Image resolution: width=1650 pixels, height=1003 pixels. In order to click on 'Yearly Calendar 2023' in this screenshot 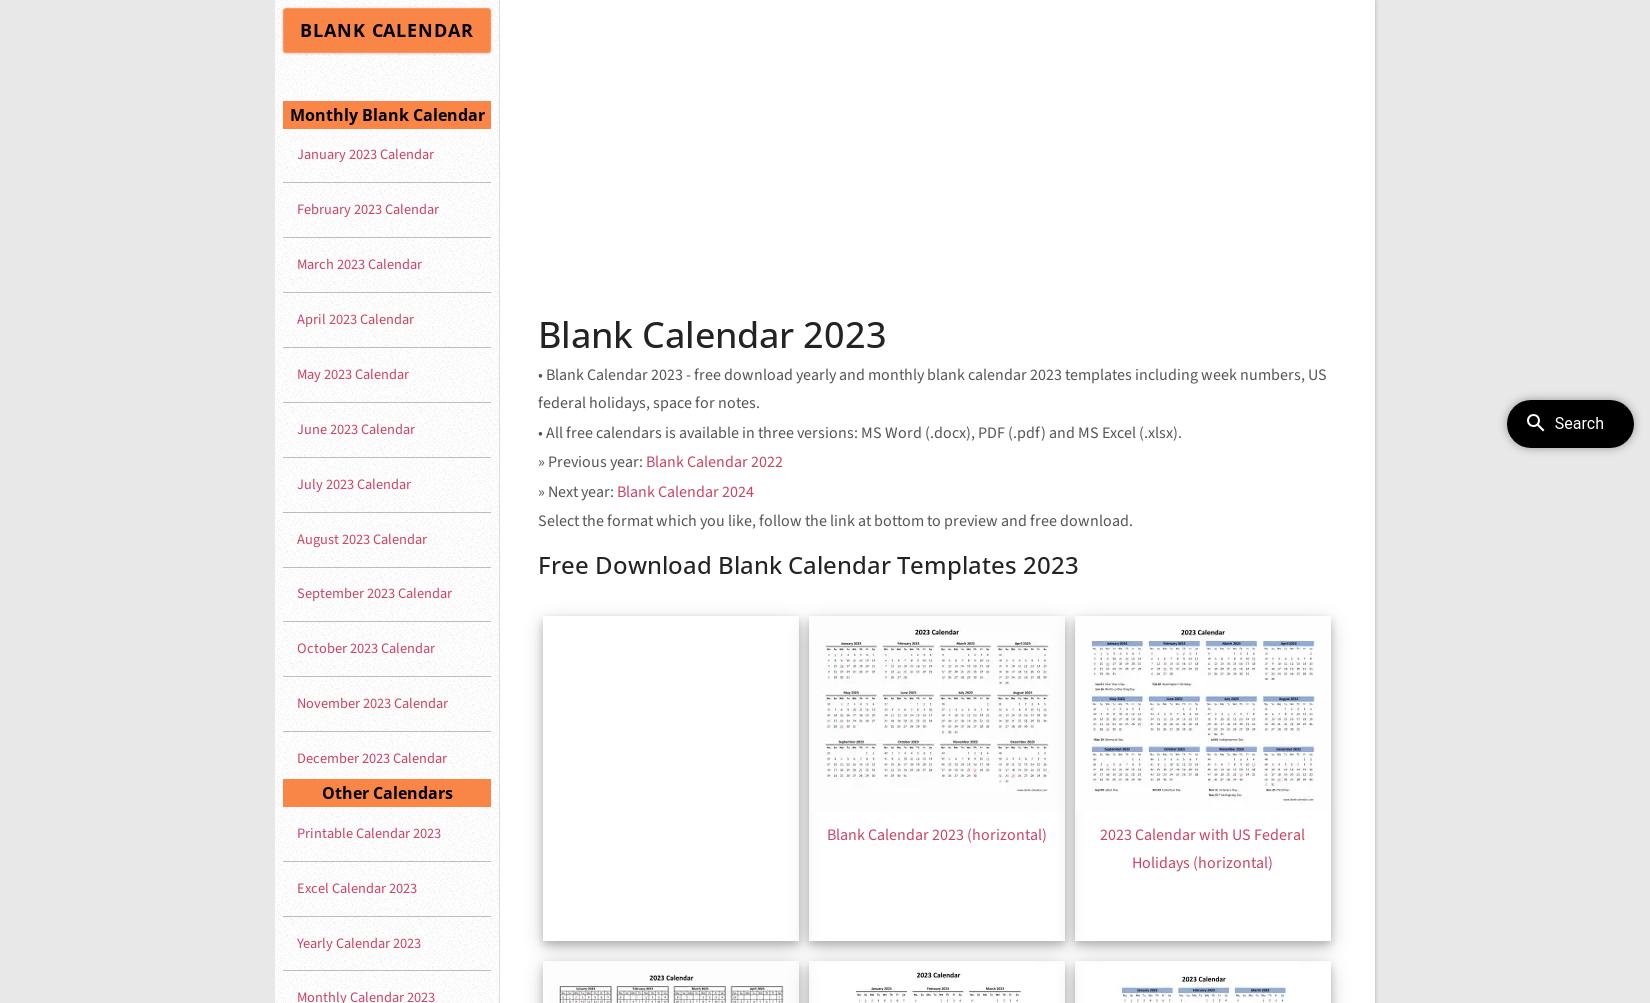, I will do `click(359, 941)`.